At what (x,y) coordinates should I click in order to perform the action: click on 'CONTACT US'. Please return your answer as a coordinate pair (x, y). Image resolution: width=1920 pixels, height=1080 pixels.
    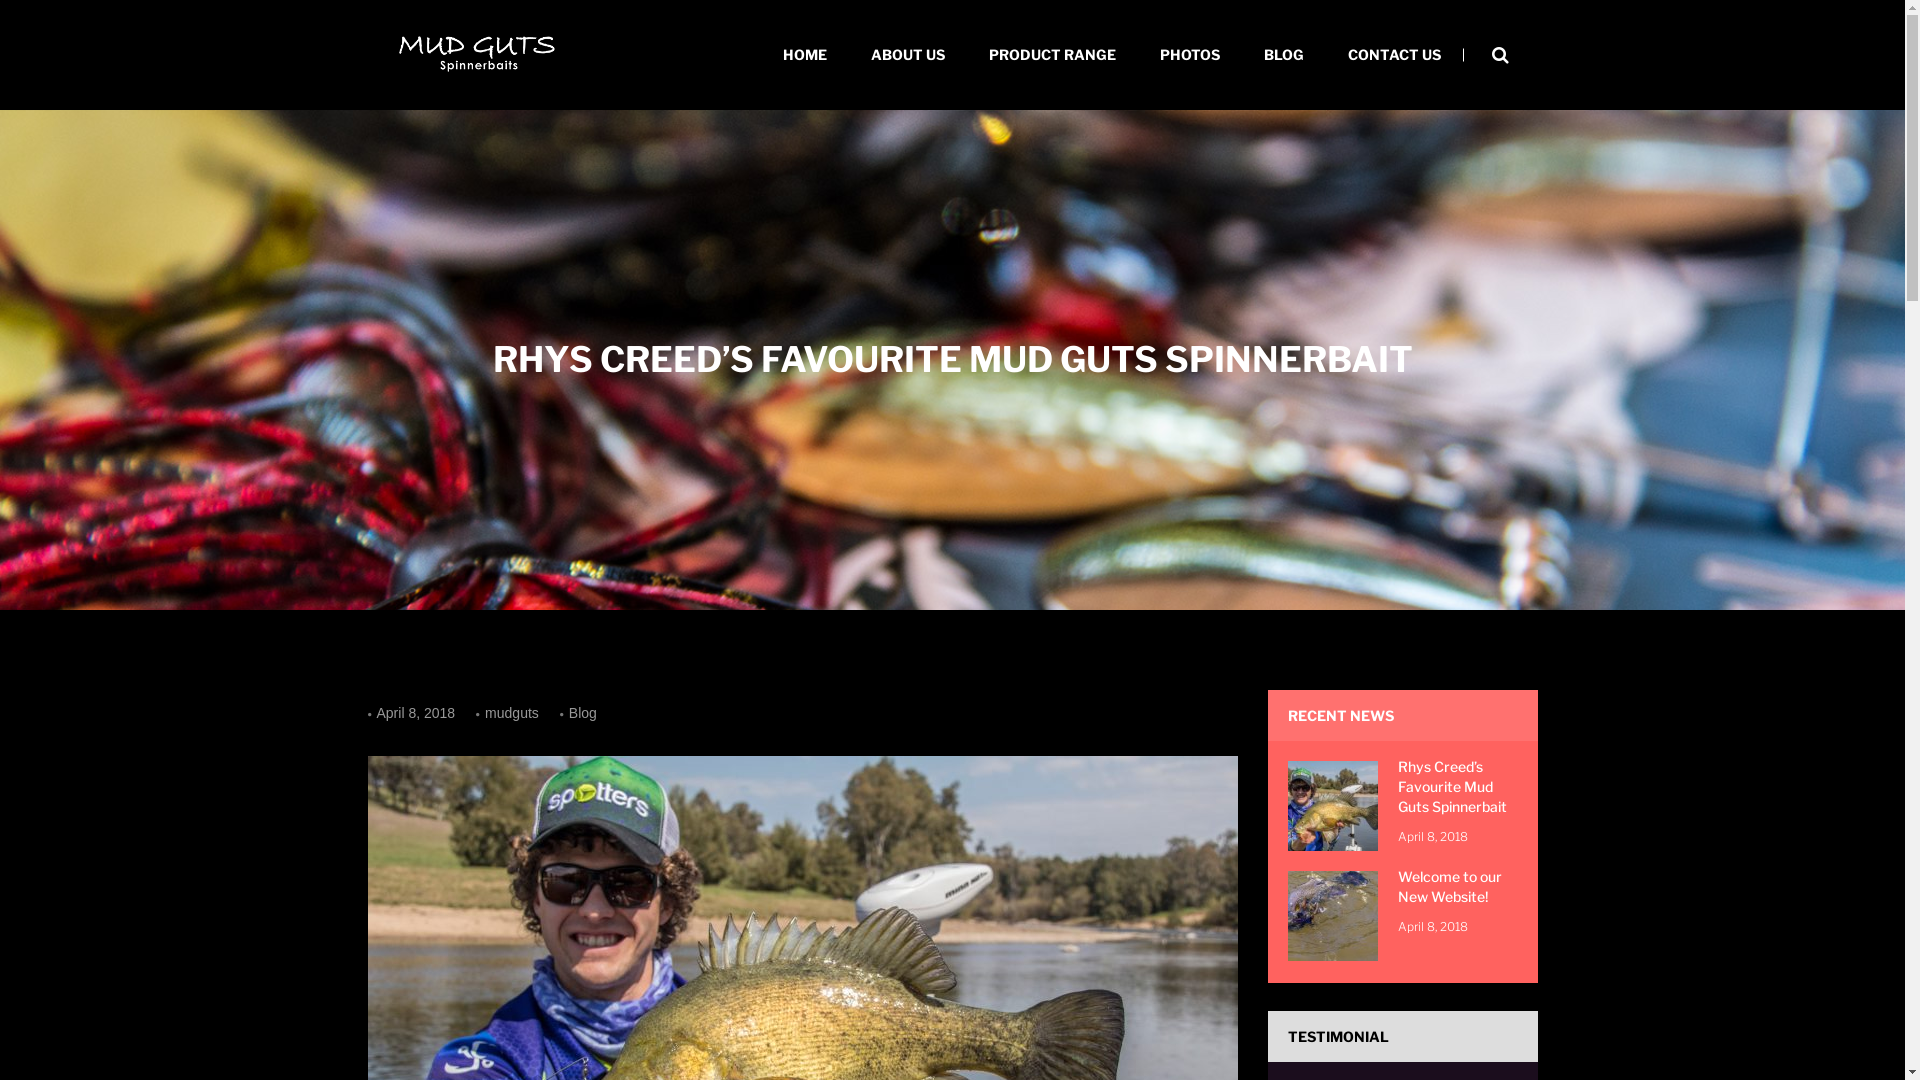
    Looking at the image, I should click on (1325, 53).